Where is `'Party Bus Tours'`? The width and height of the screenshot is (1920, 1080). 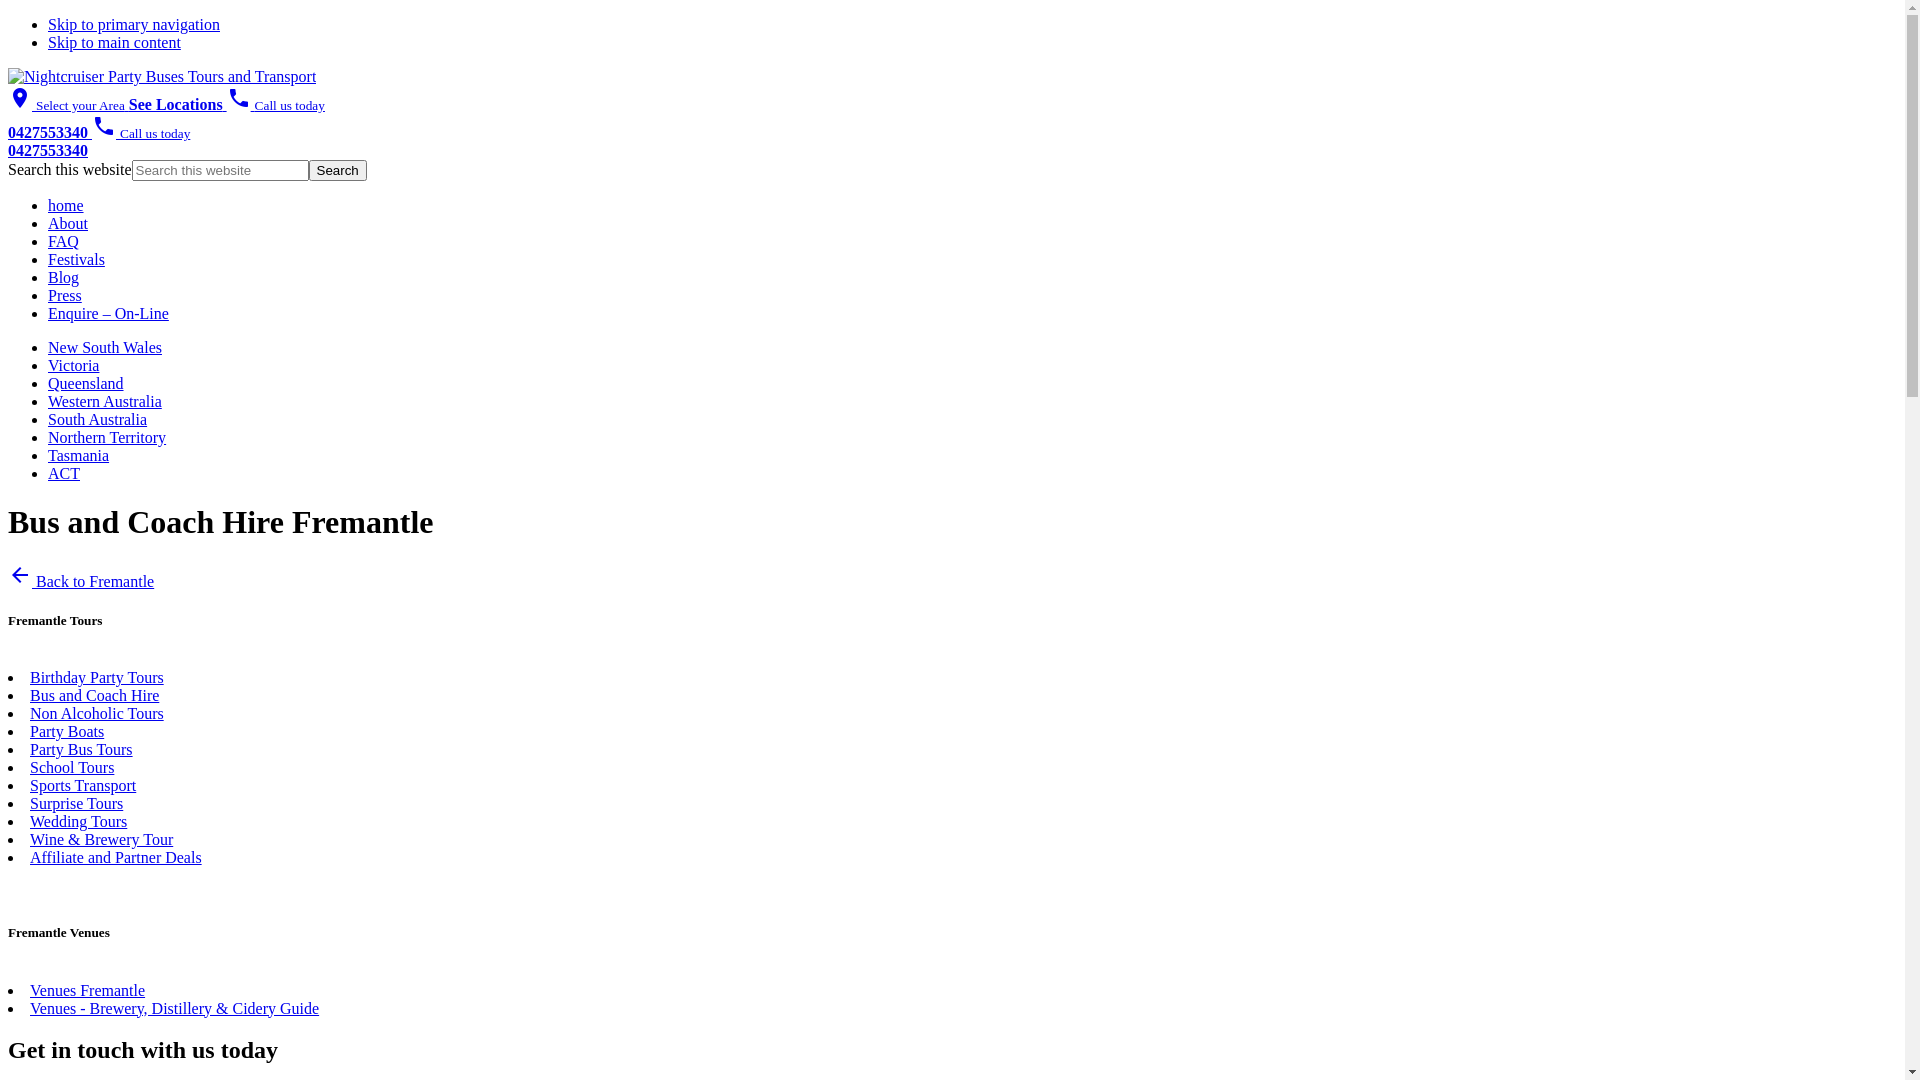
'Party Bus Tours' is located at coordinates (80, 749).